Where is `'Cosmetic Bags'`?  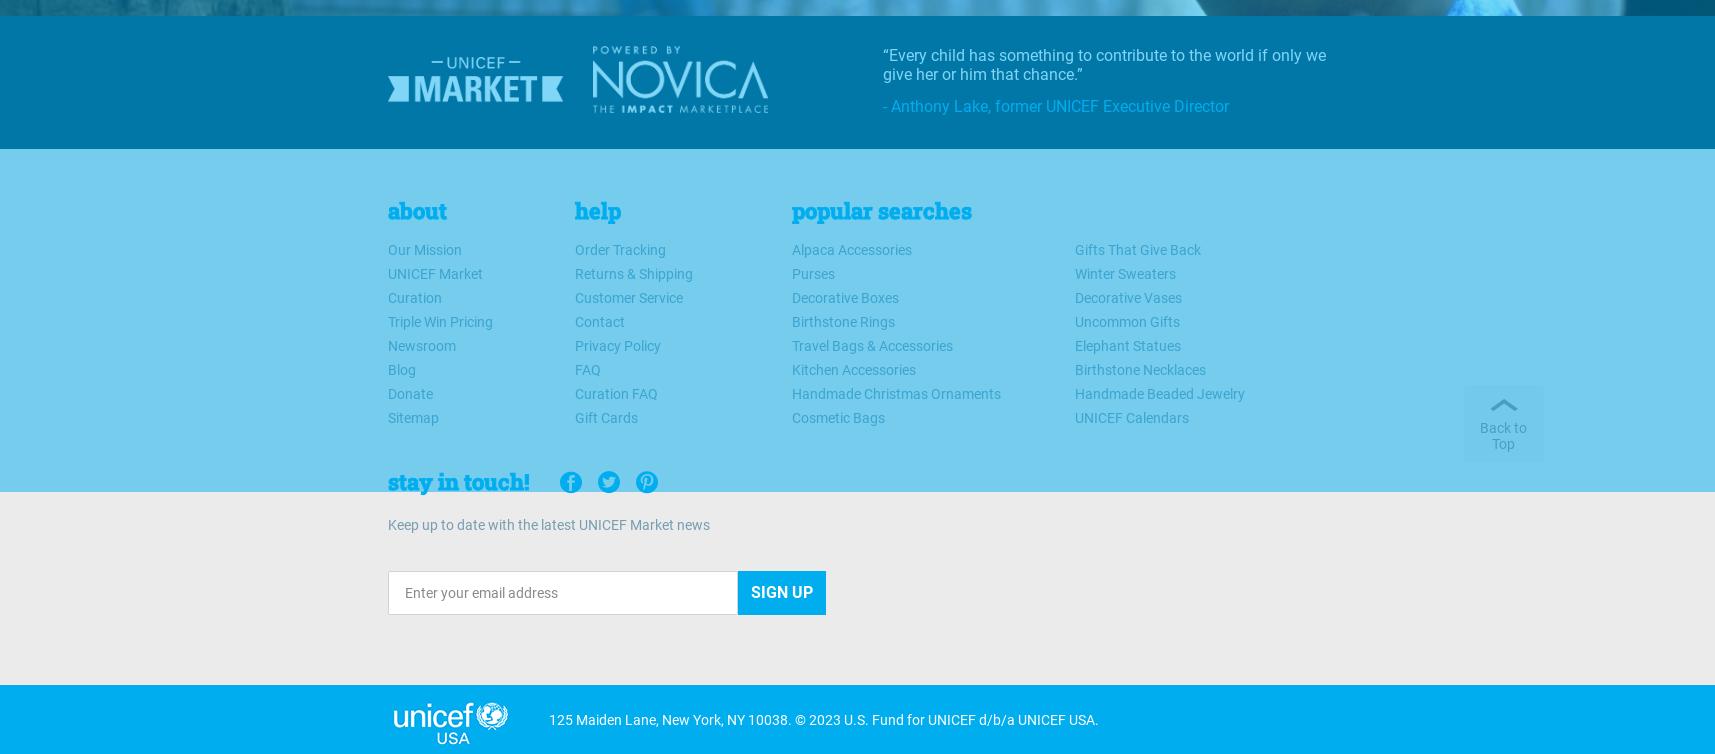
'Cosmetic Bags' is located at coordinates (836, 417).